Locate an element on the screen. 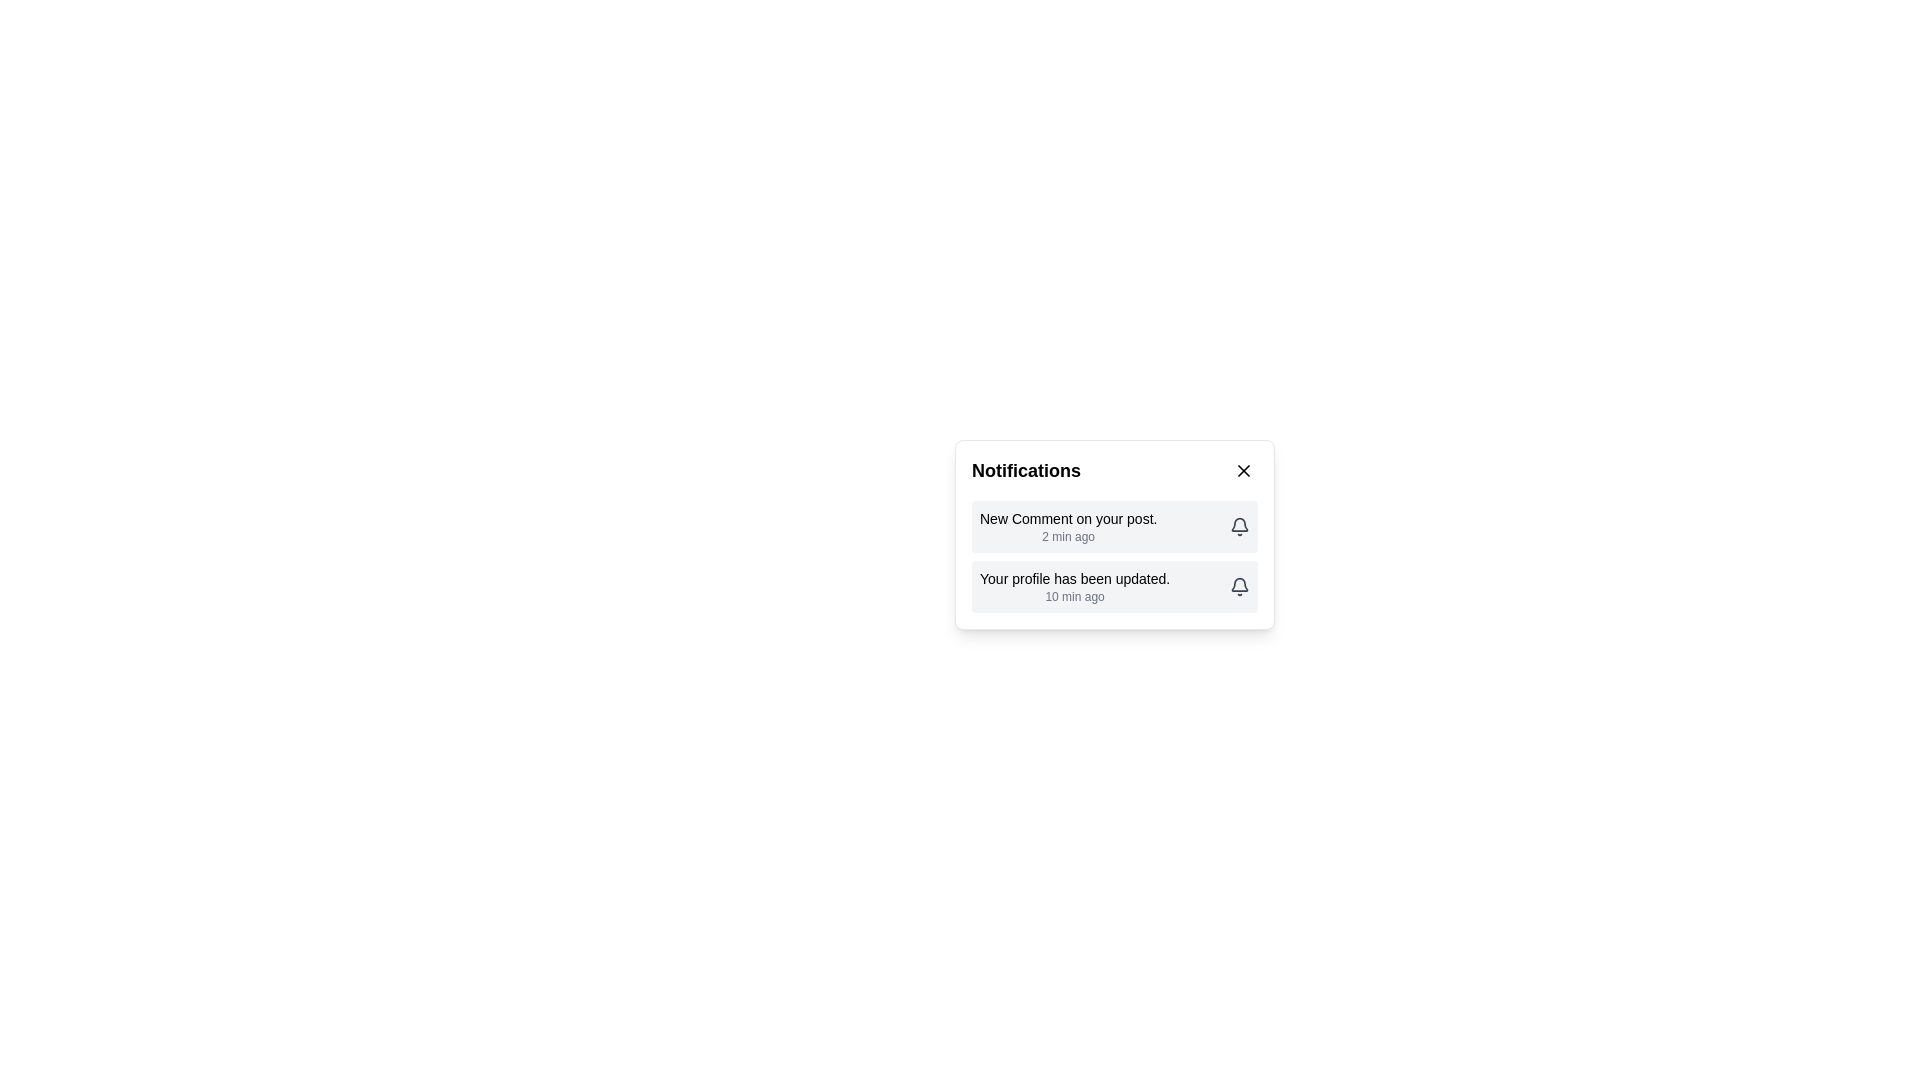 The image size is (1920, 1080). the static text label displaying '2 min ago', which is located beneath the main notification message in the pop-up notification UI is located at coordinates (1067, 535).